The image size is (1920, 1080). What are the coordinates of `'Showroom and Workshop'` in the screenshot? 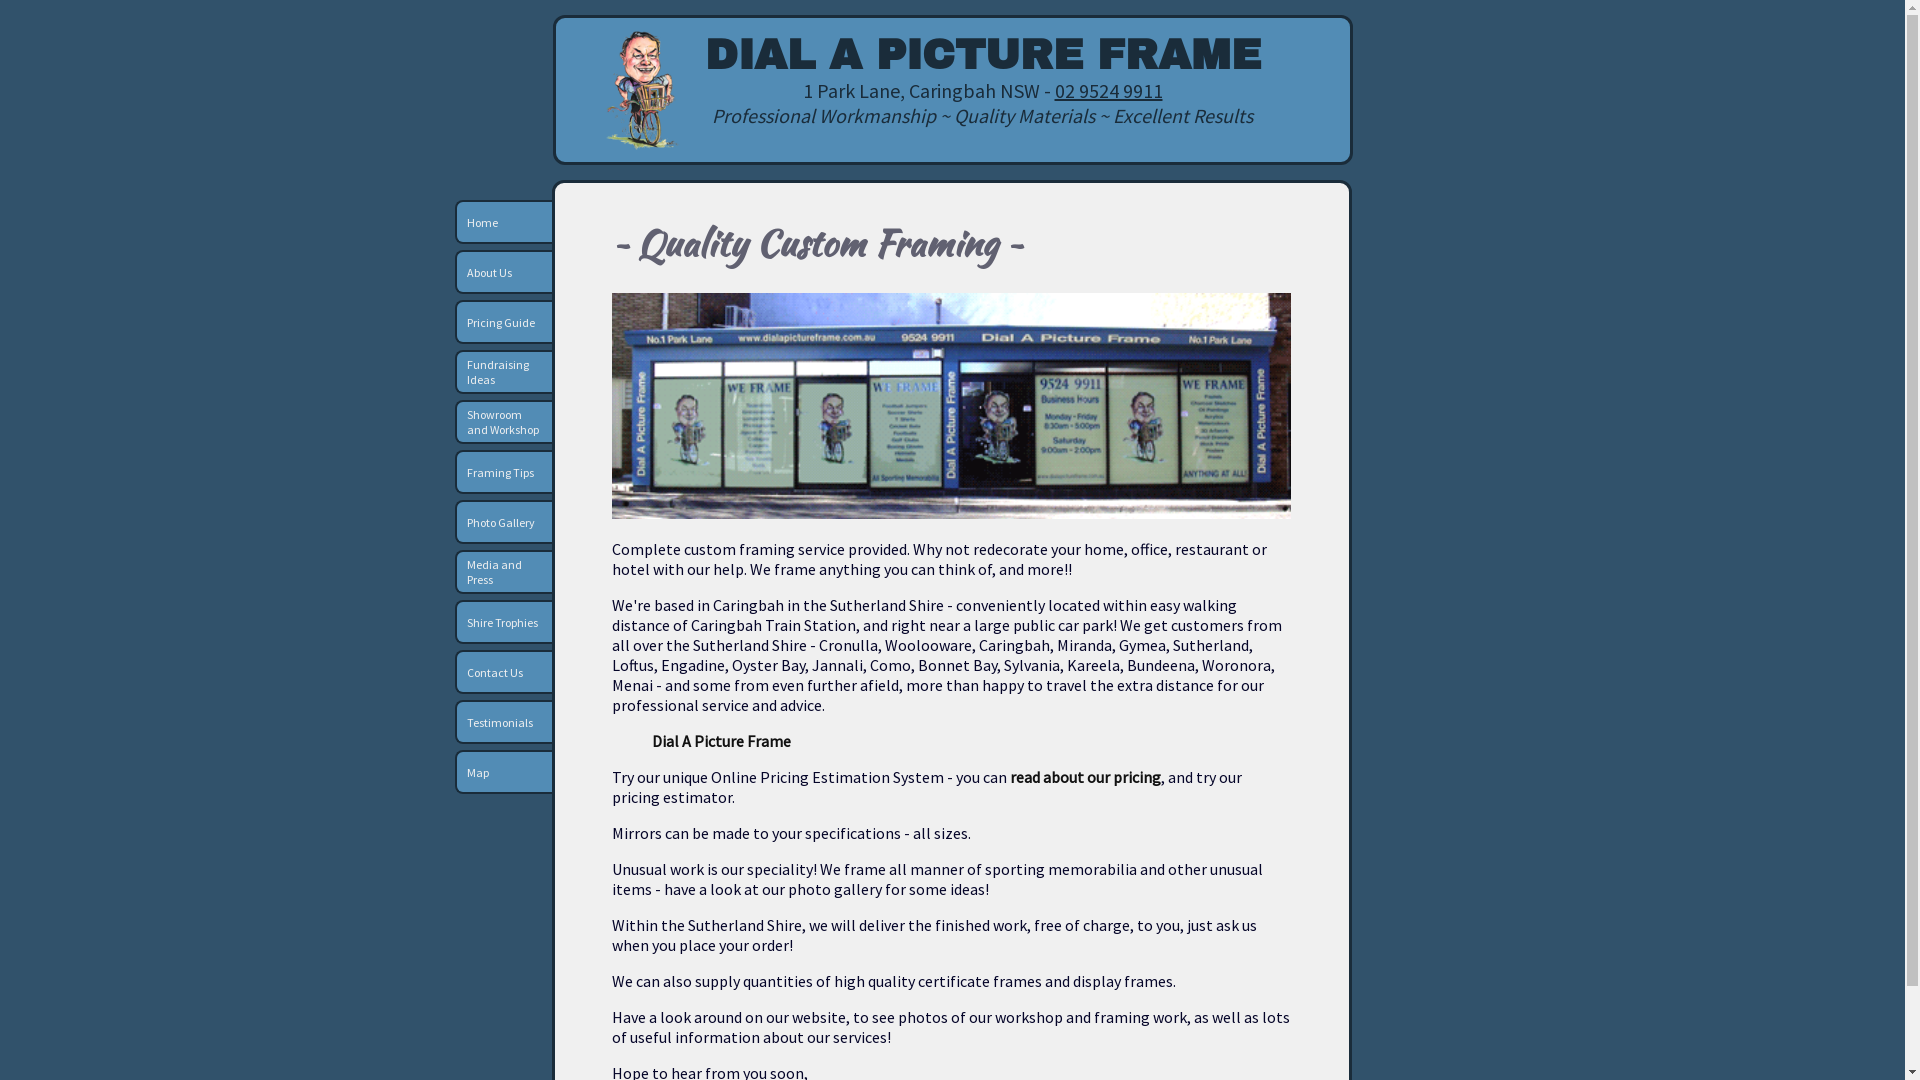 It's located at (503, 420).